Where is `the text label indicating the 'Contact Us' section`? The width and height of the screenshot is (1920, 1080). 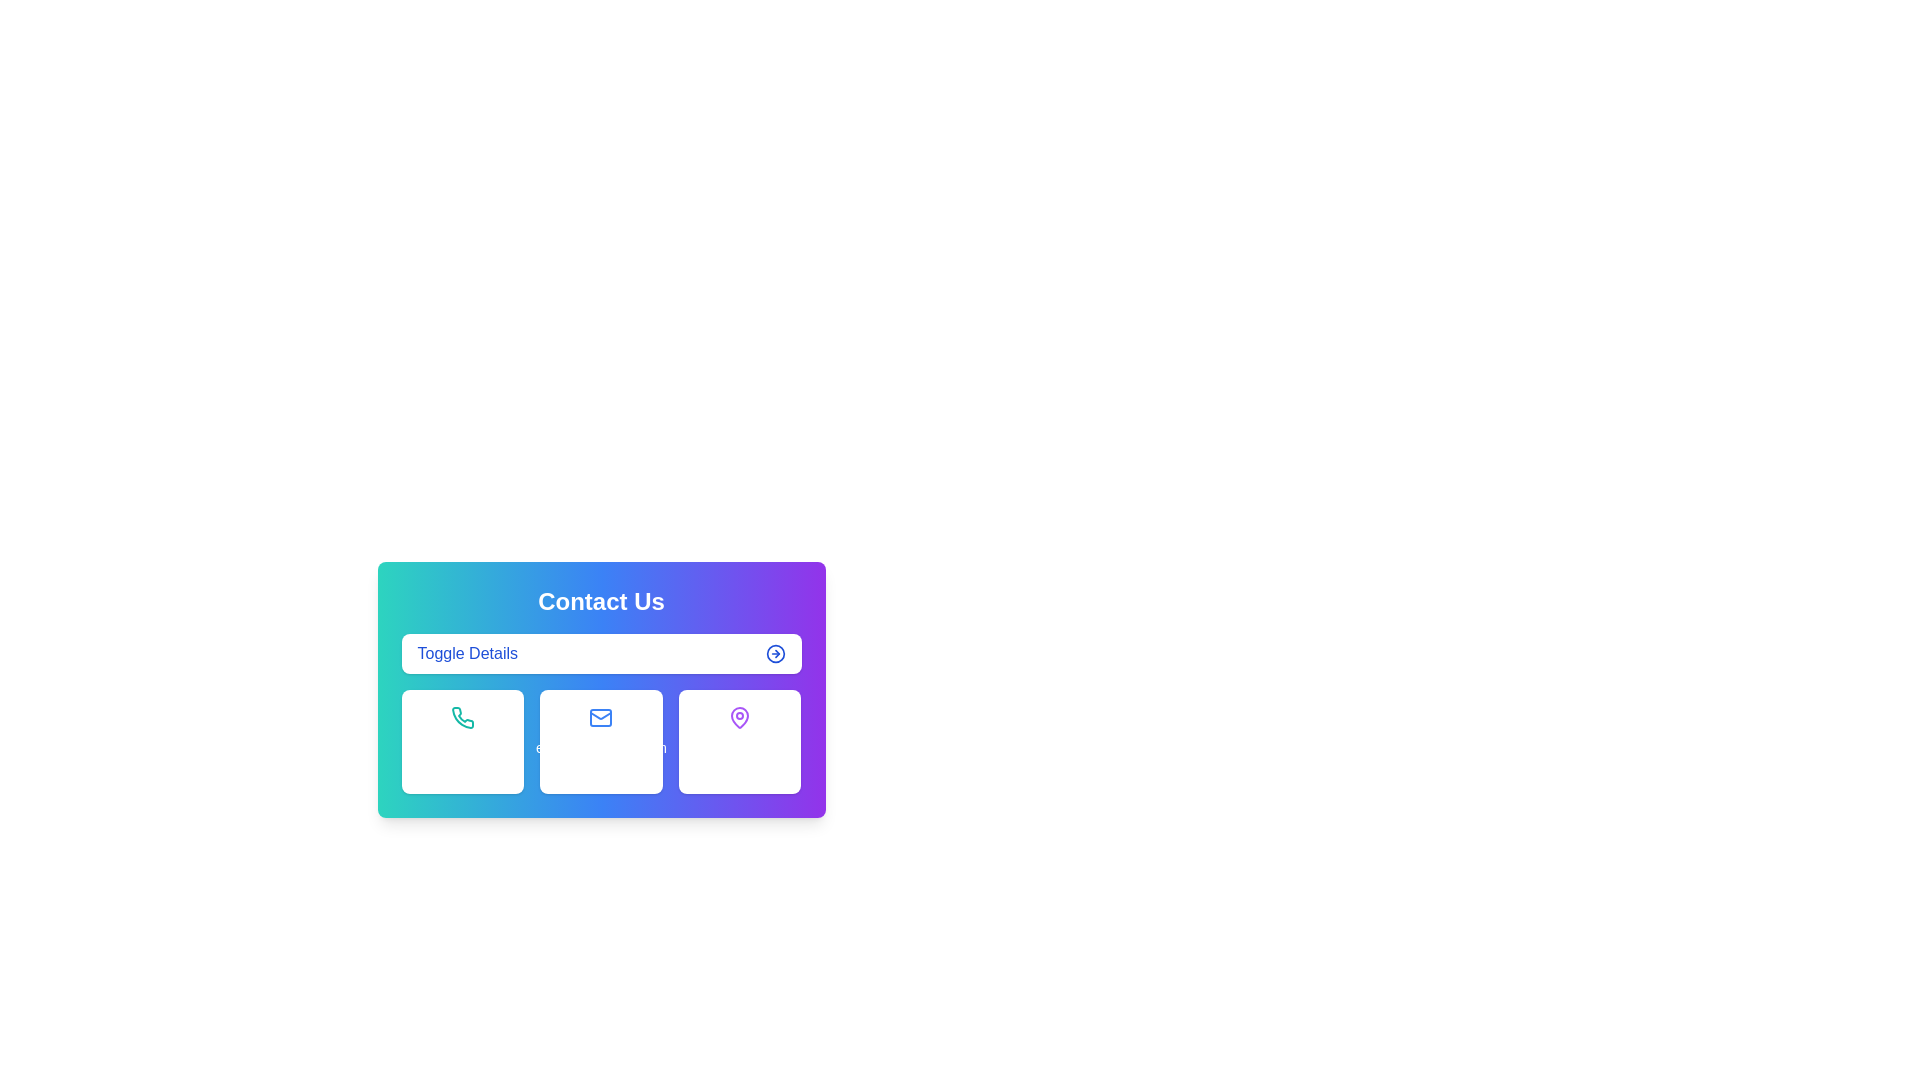 the text label indicating the 'Contact Us' section is located at coordinates (466, 654).